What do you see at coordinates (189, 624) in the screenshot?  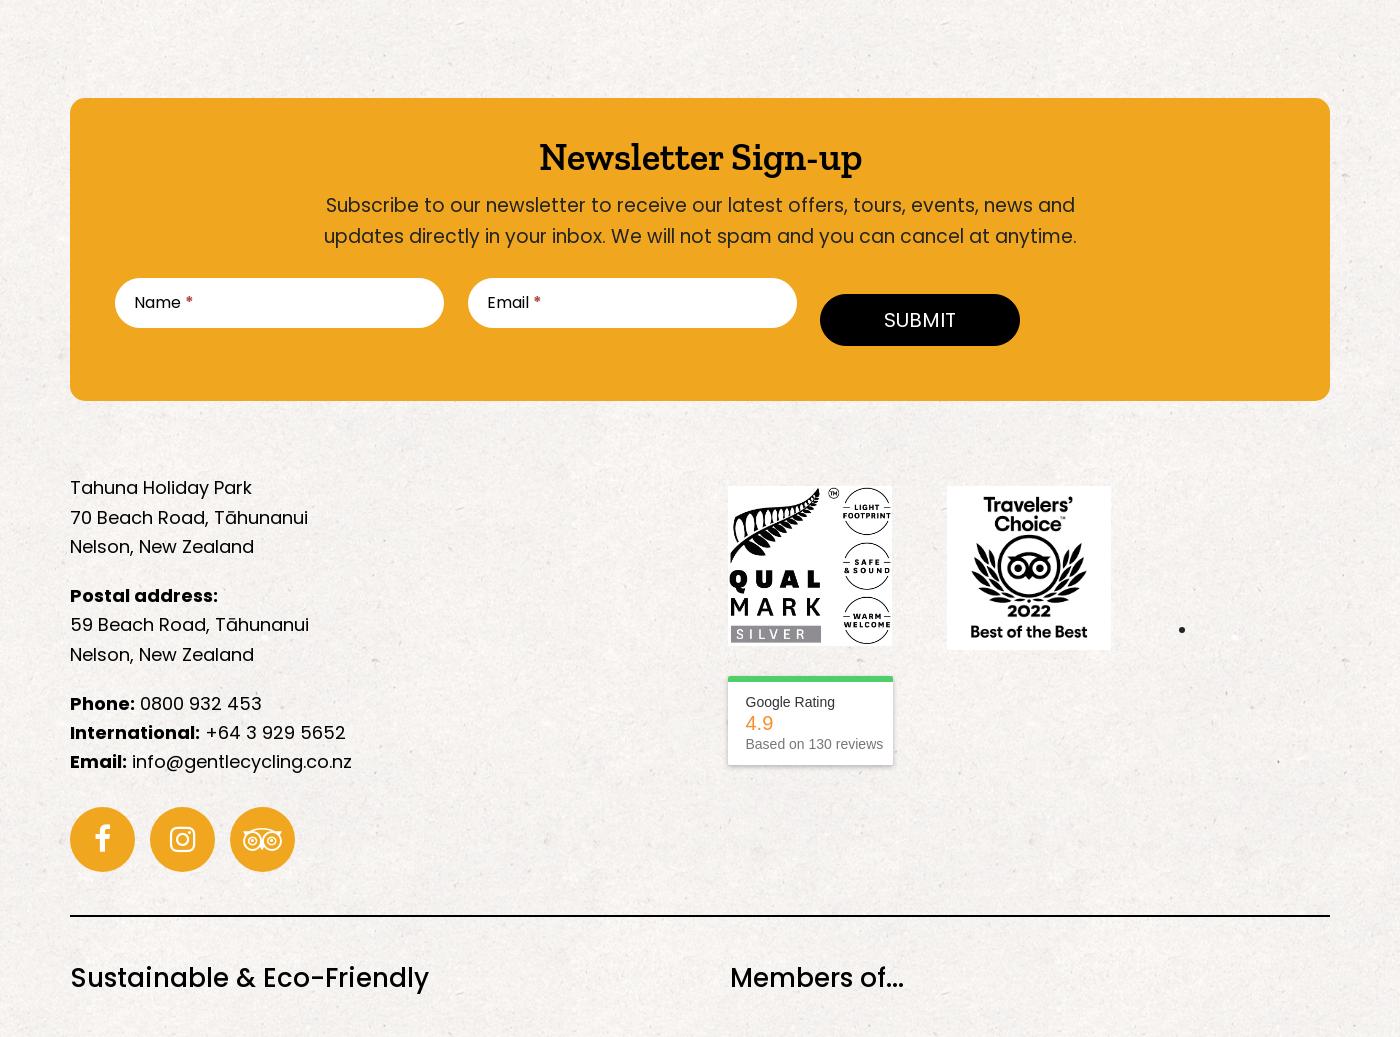 I see `'59 Beach Road, Tāhunanui'` at bounding box center [189, 624].